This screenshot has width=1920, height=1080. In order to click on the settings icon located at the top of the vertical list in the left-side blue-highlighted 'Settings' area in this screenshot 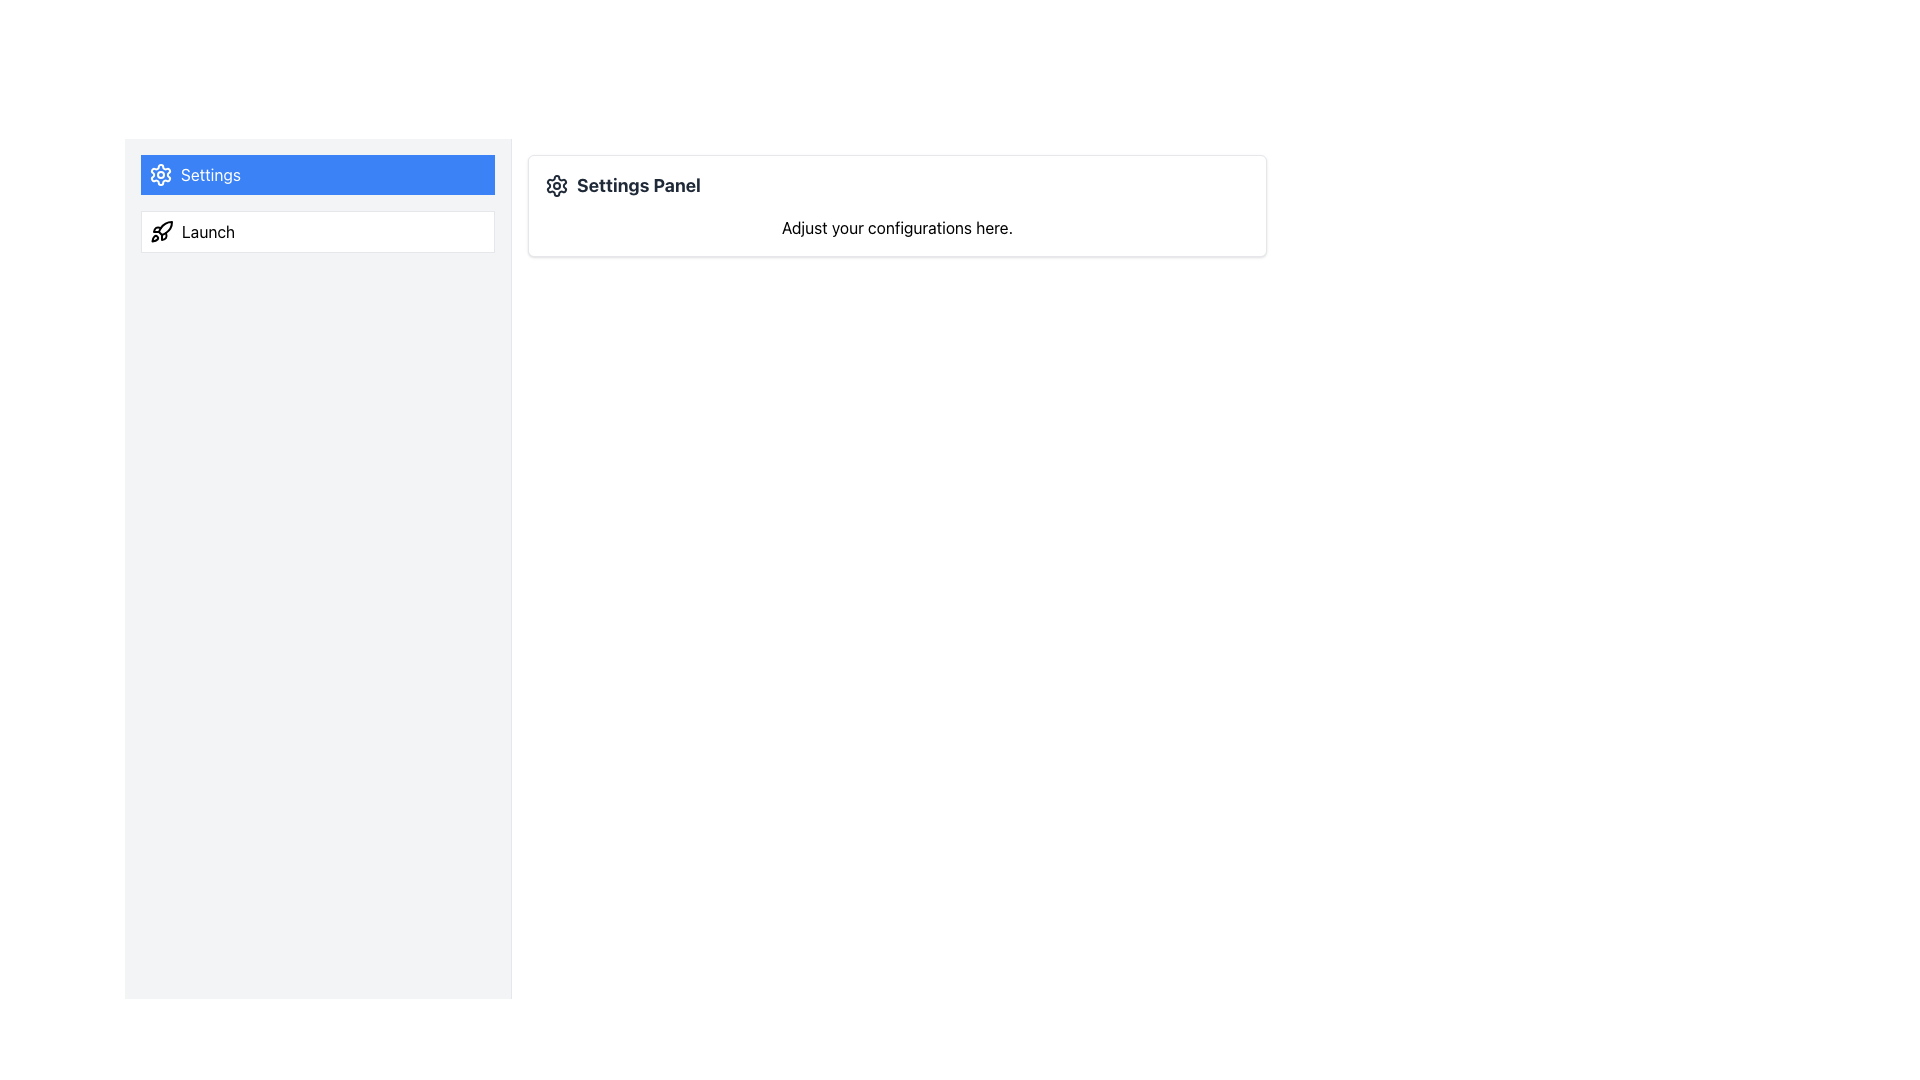, I will do `click(556, 185)`.